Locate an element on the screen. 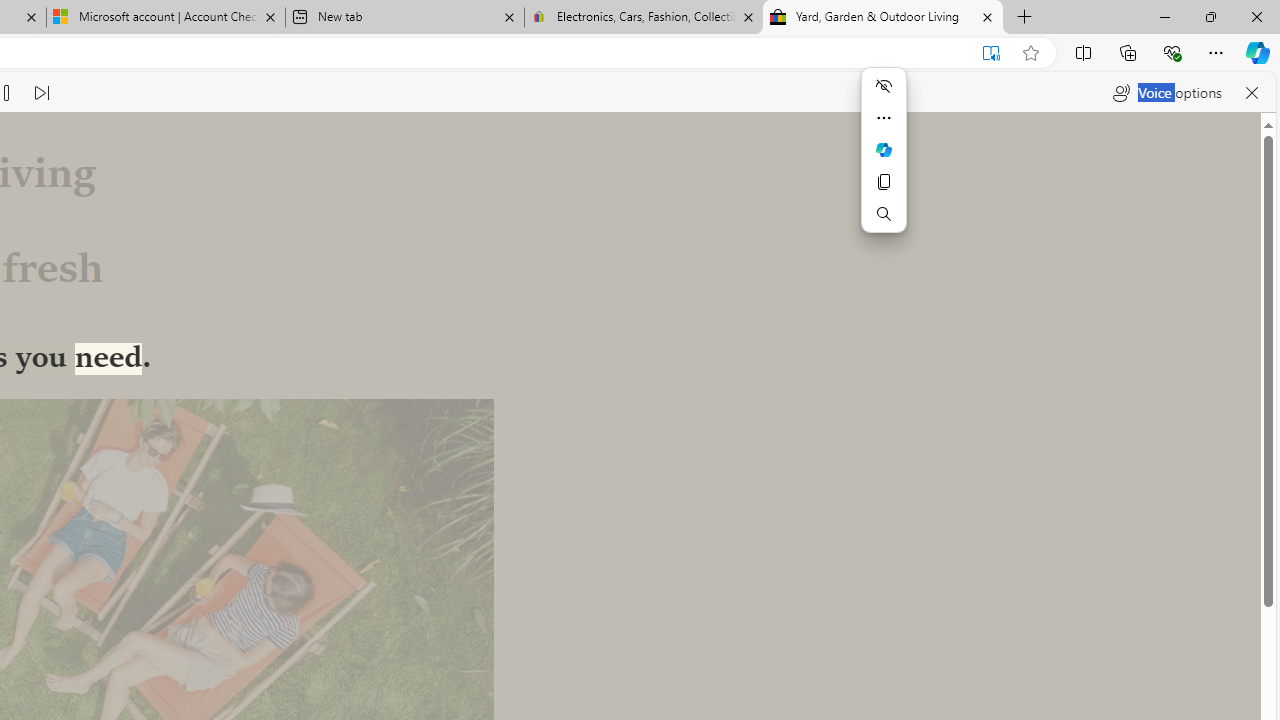 The width and height of the screenshot is (1280, 720). 'Read next paragraph' is located at coordinates (41, 92).